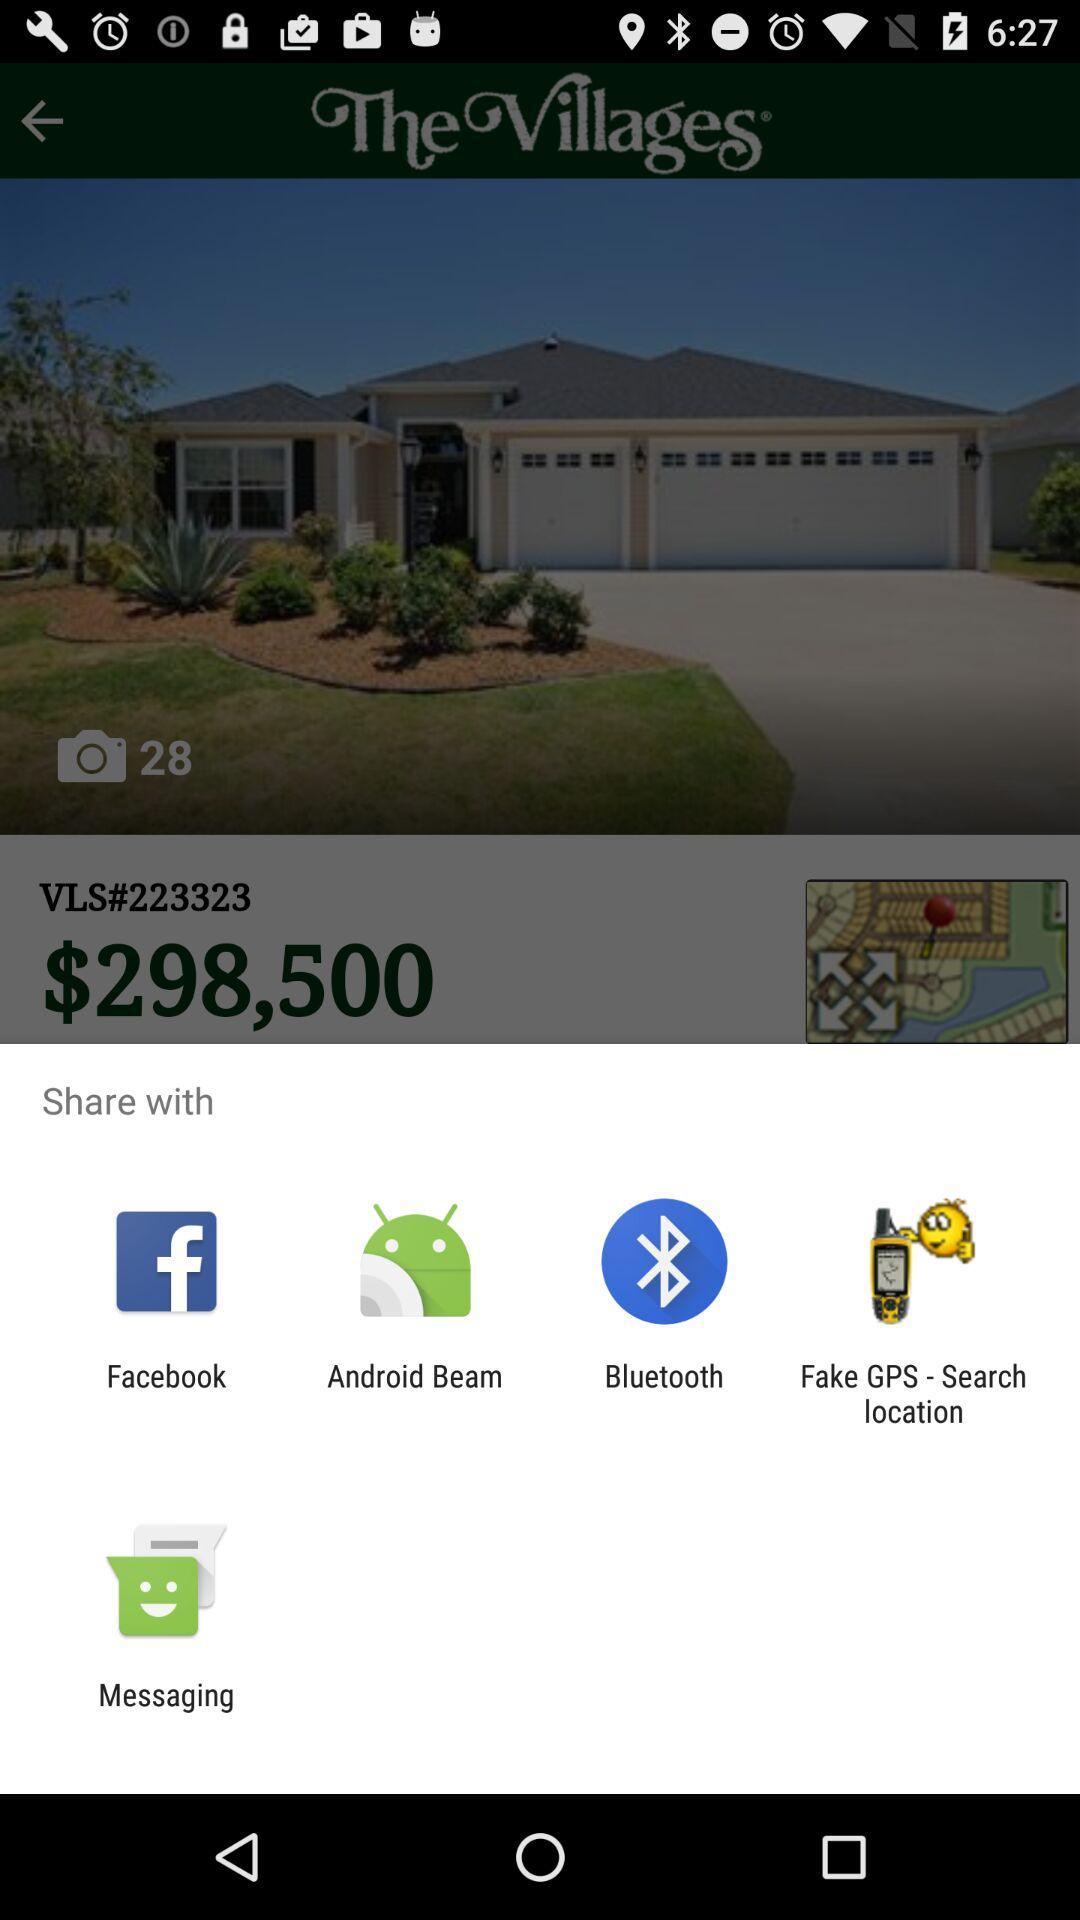  What do you see at coordinates (664, 1392) in the screenshot?
I see `app to the right of android beam icon` at bounding box center [664, 1392].